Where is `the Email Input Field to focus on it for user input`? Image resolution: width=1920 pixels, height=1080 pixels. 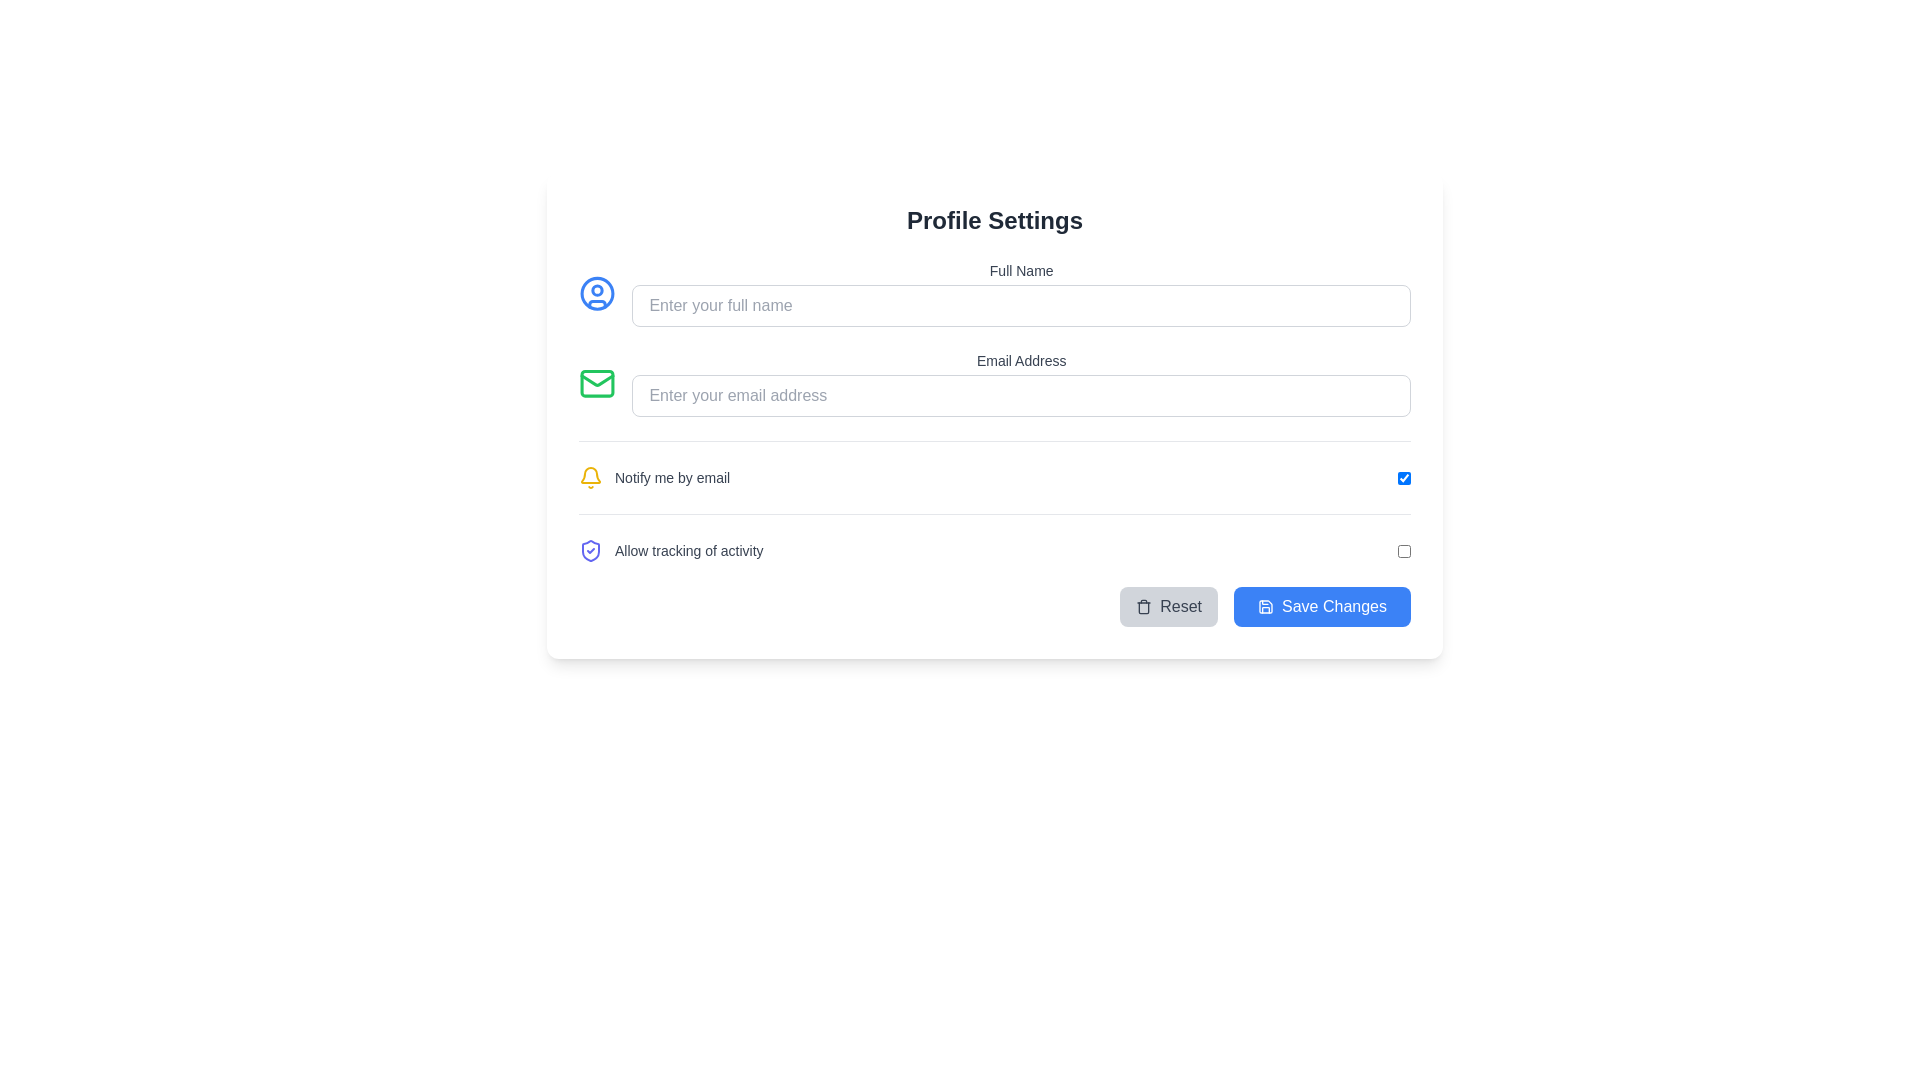 the Email Input Field to focus on it for user input is located at coordinates (994, 384).